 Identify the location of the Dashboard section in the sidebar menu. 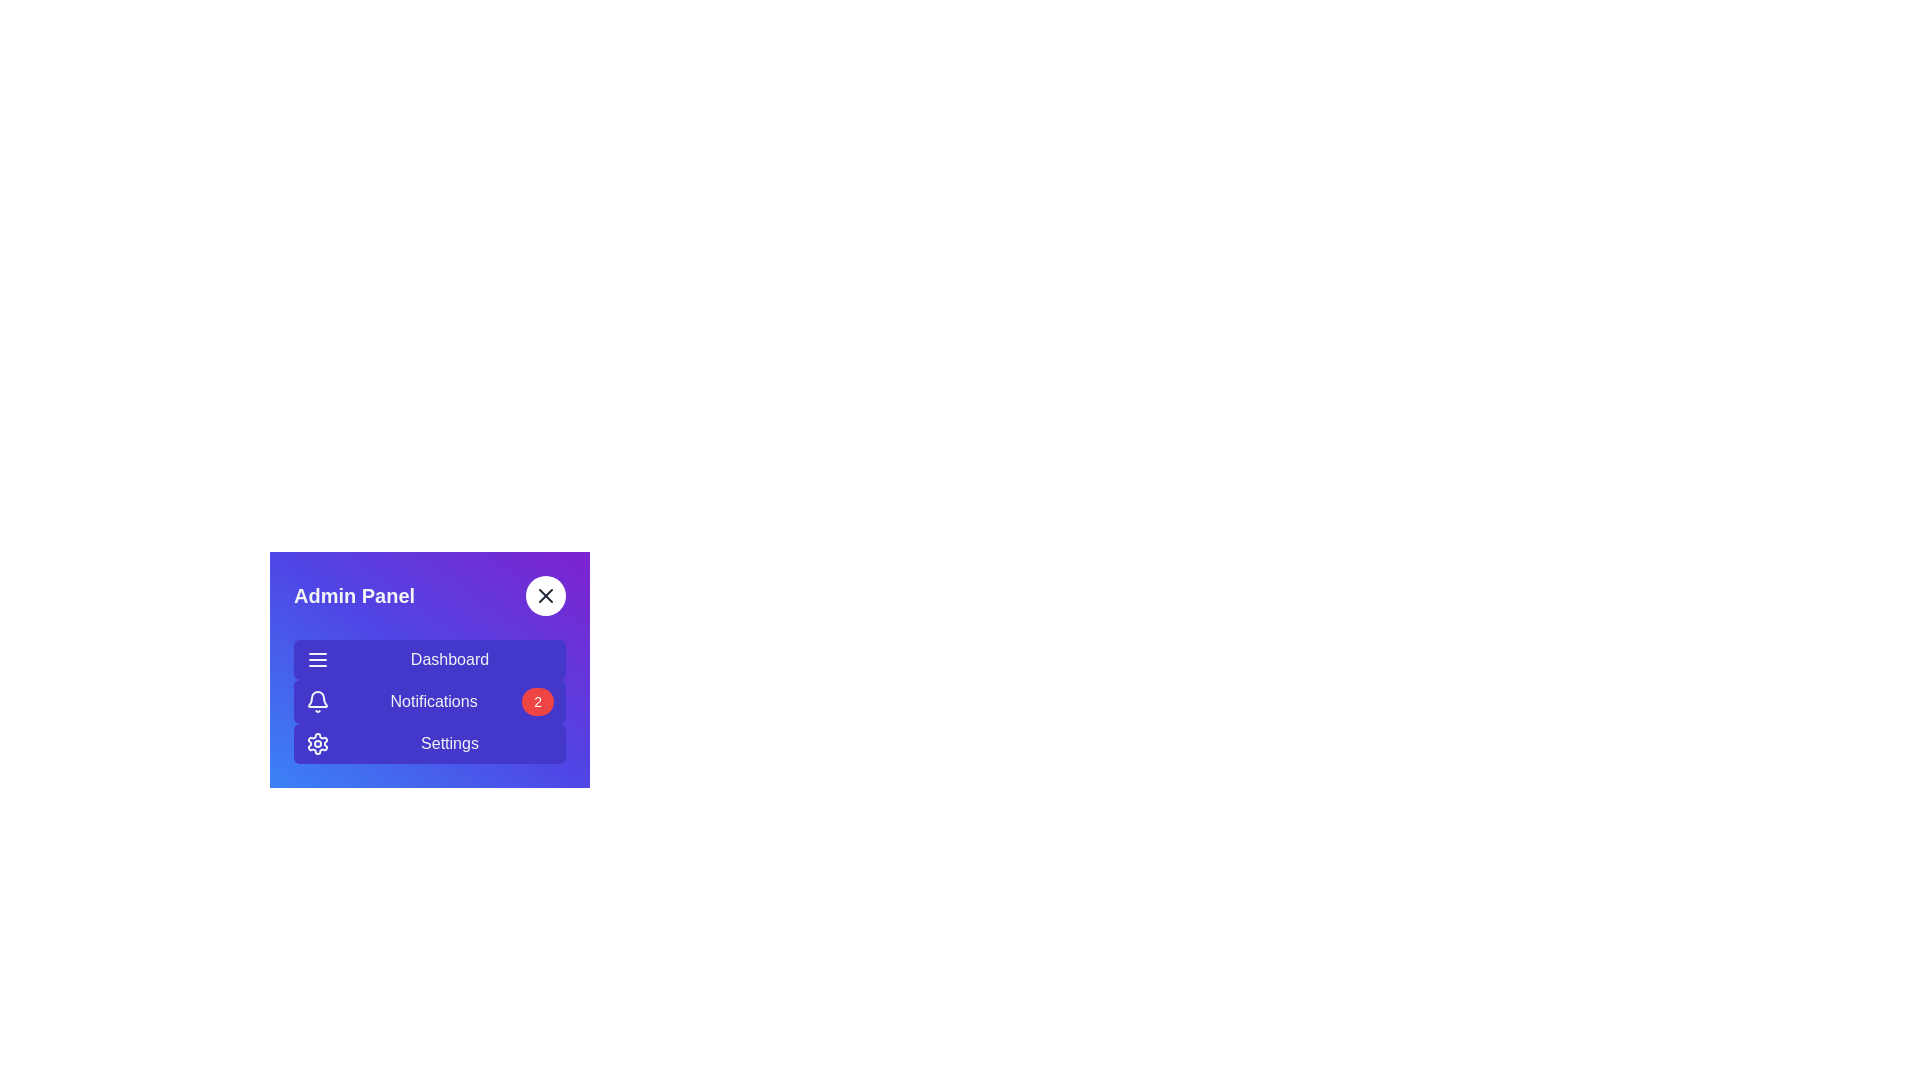
(429, 659).